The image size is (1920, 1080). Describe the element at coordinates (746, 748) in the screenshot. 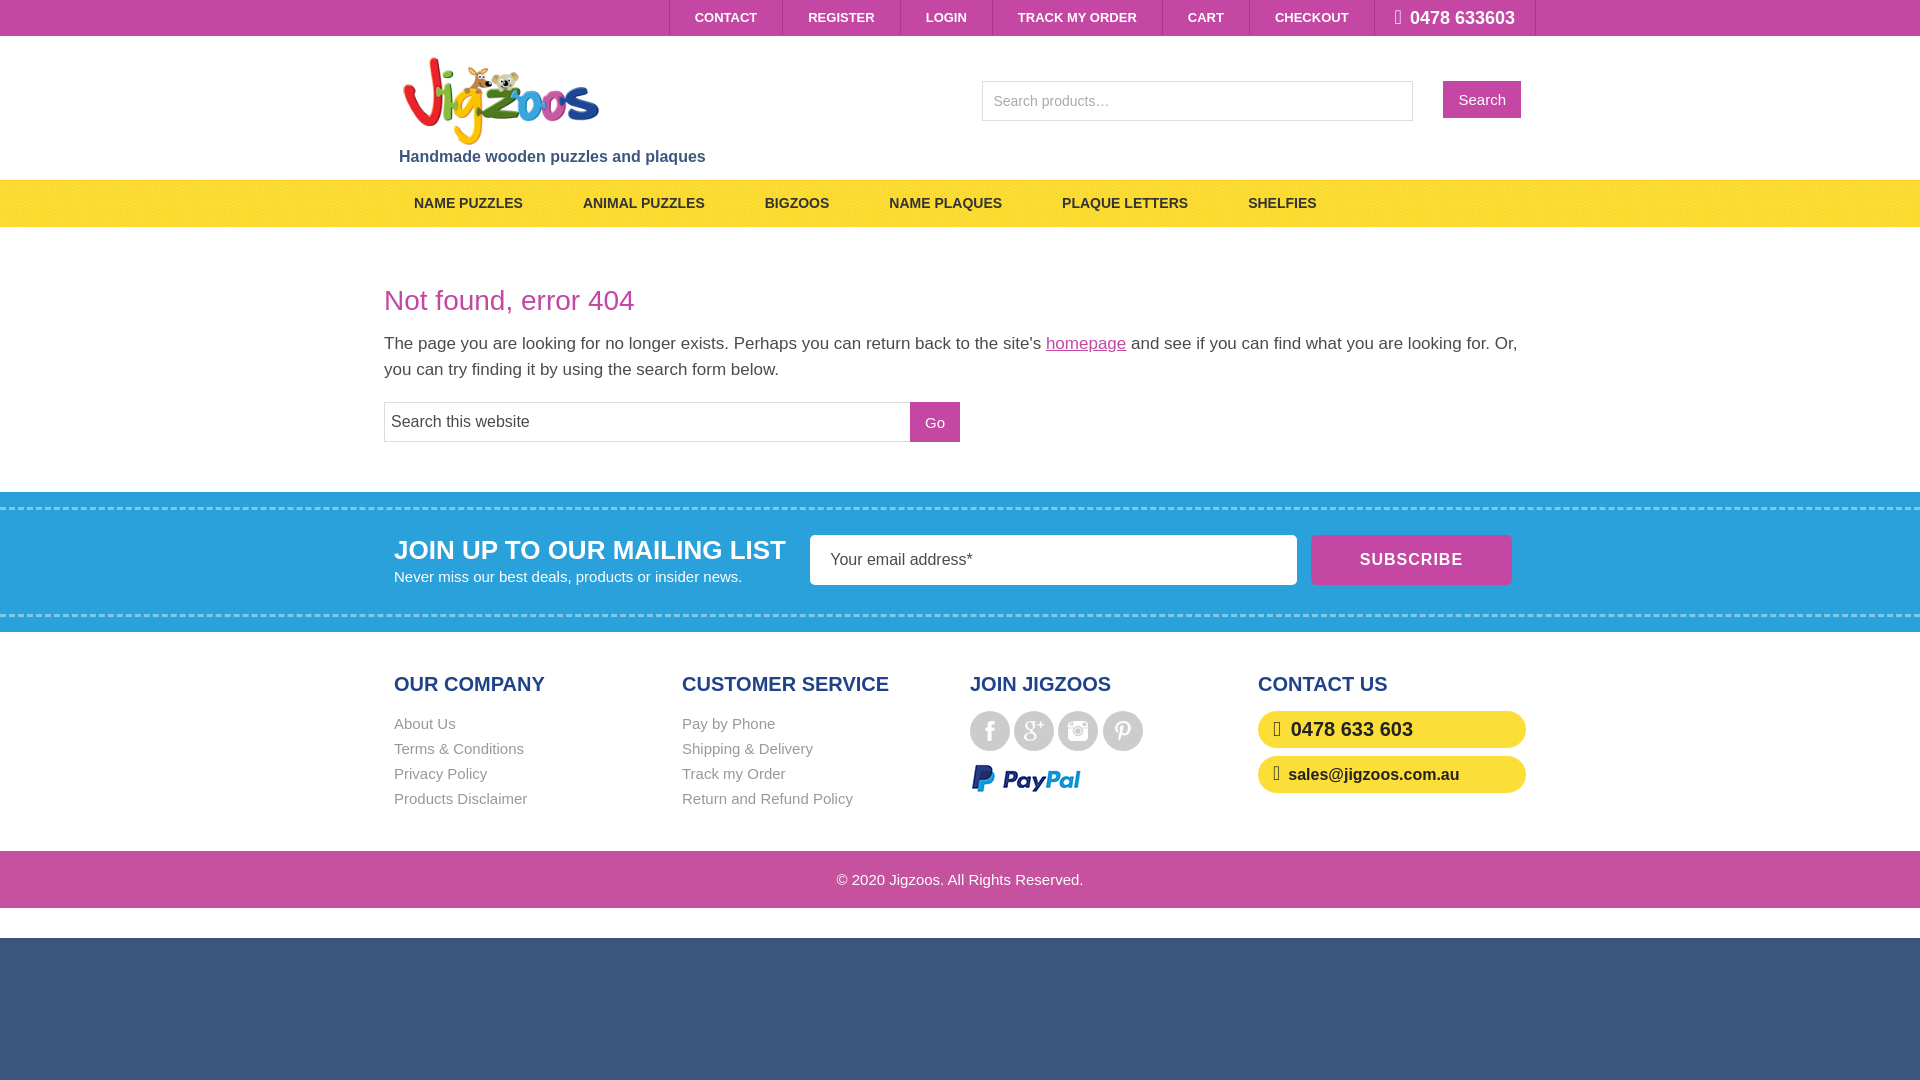

I see `'Shipping & Delivery'` at that location.